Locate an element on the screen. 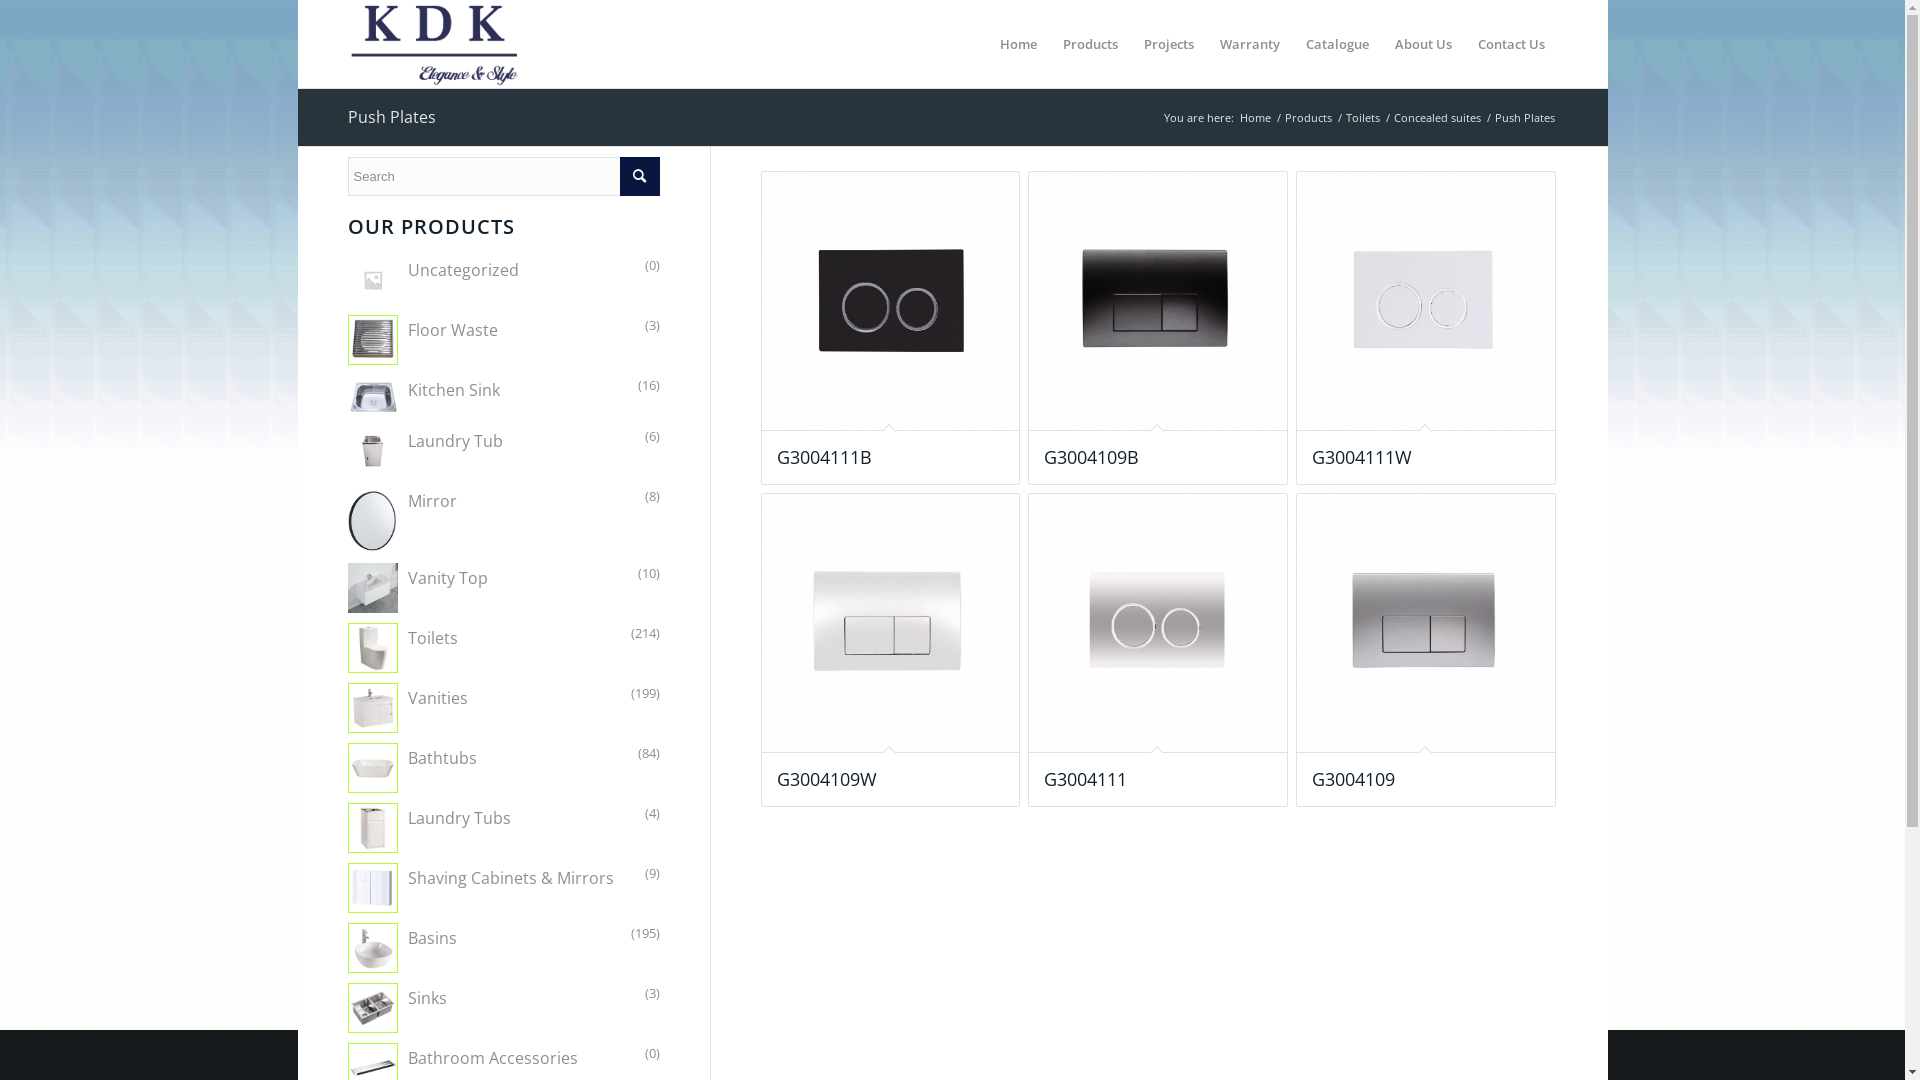 The height and width of the screenshot is (1080, 1920). 'Shaving Cabinets & Mirrors' is located at coordinates (373, 886).